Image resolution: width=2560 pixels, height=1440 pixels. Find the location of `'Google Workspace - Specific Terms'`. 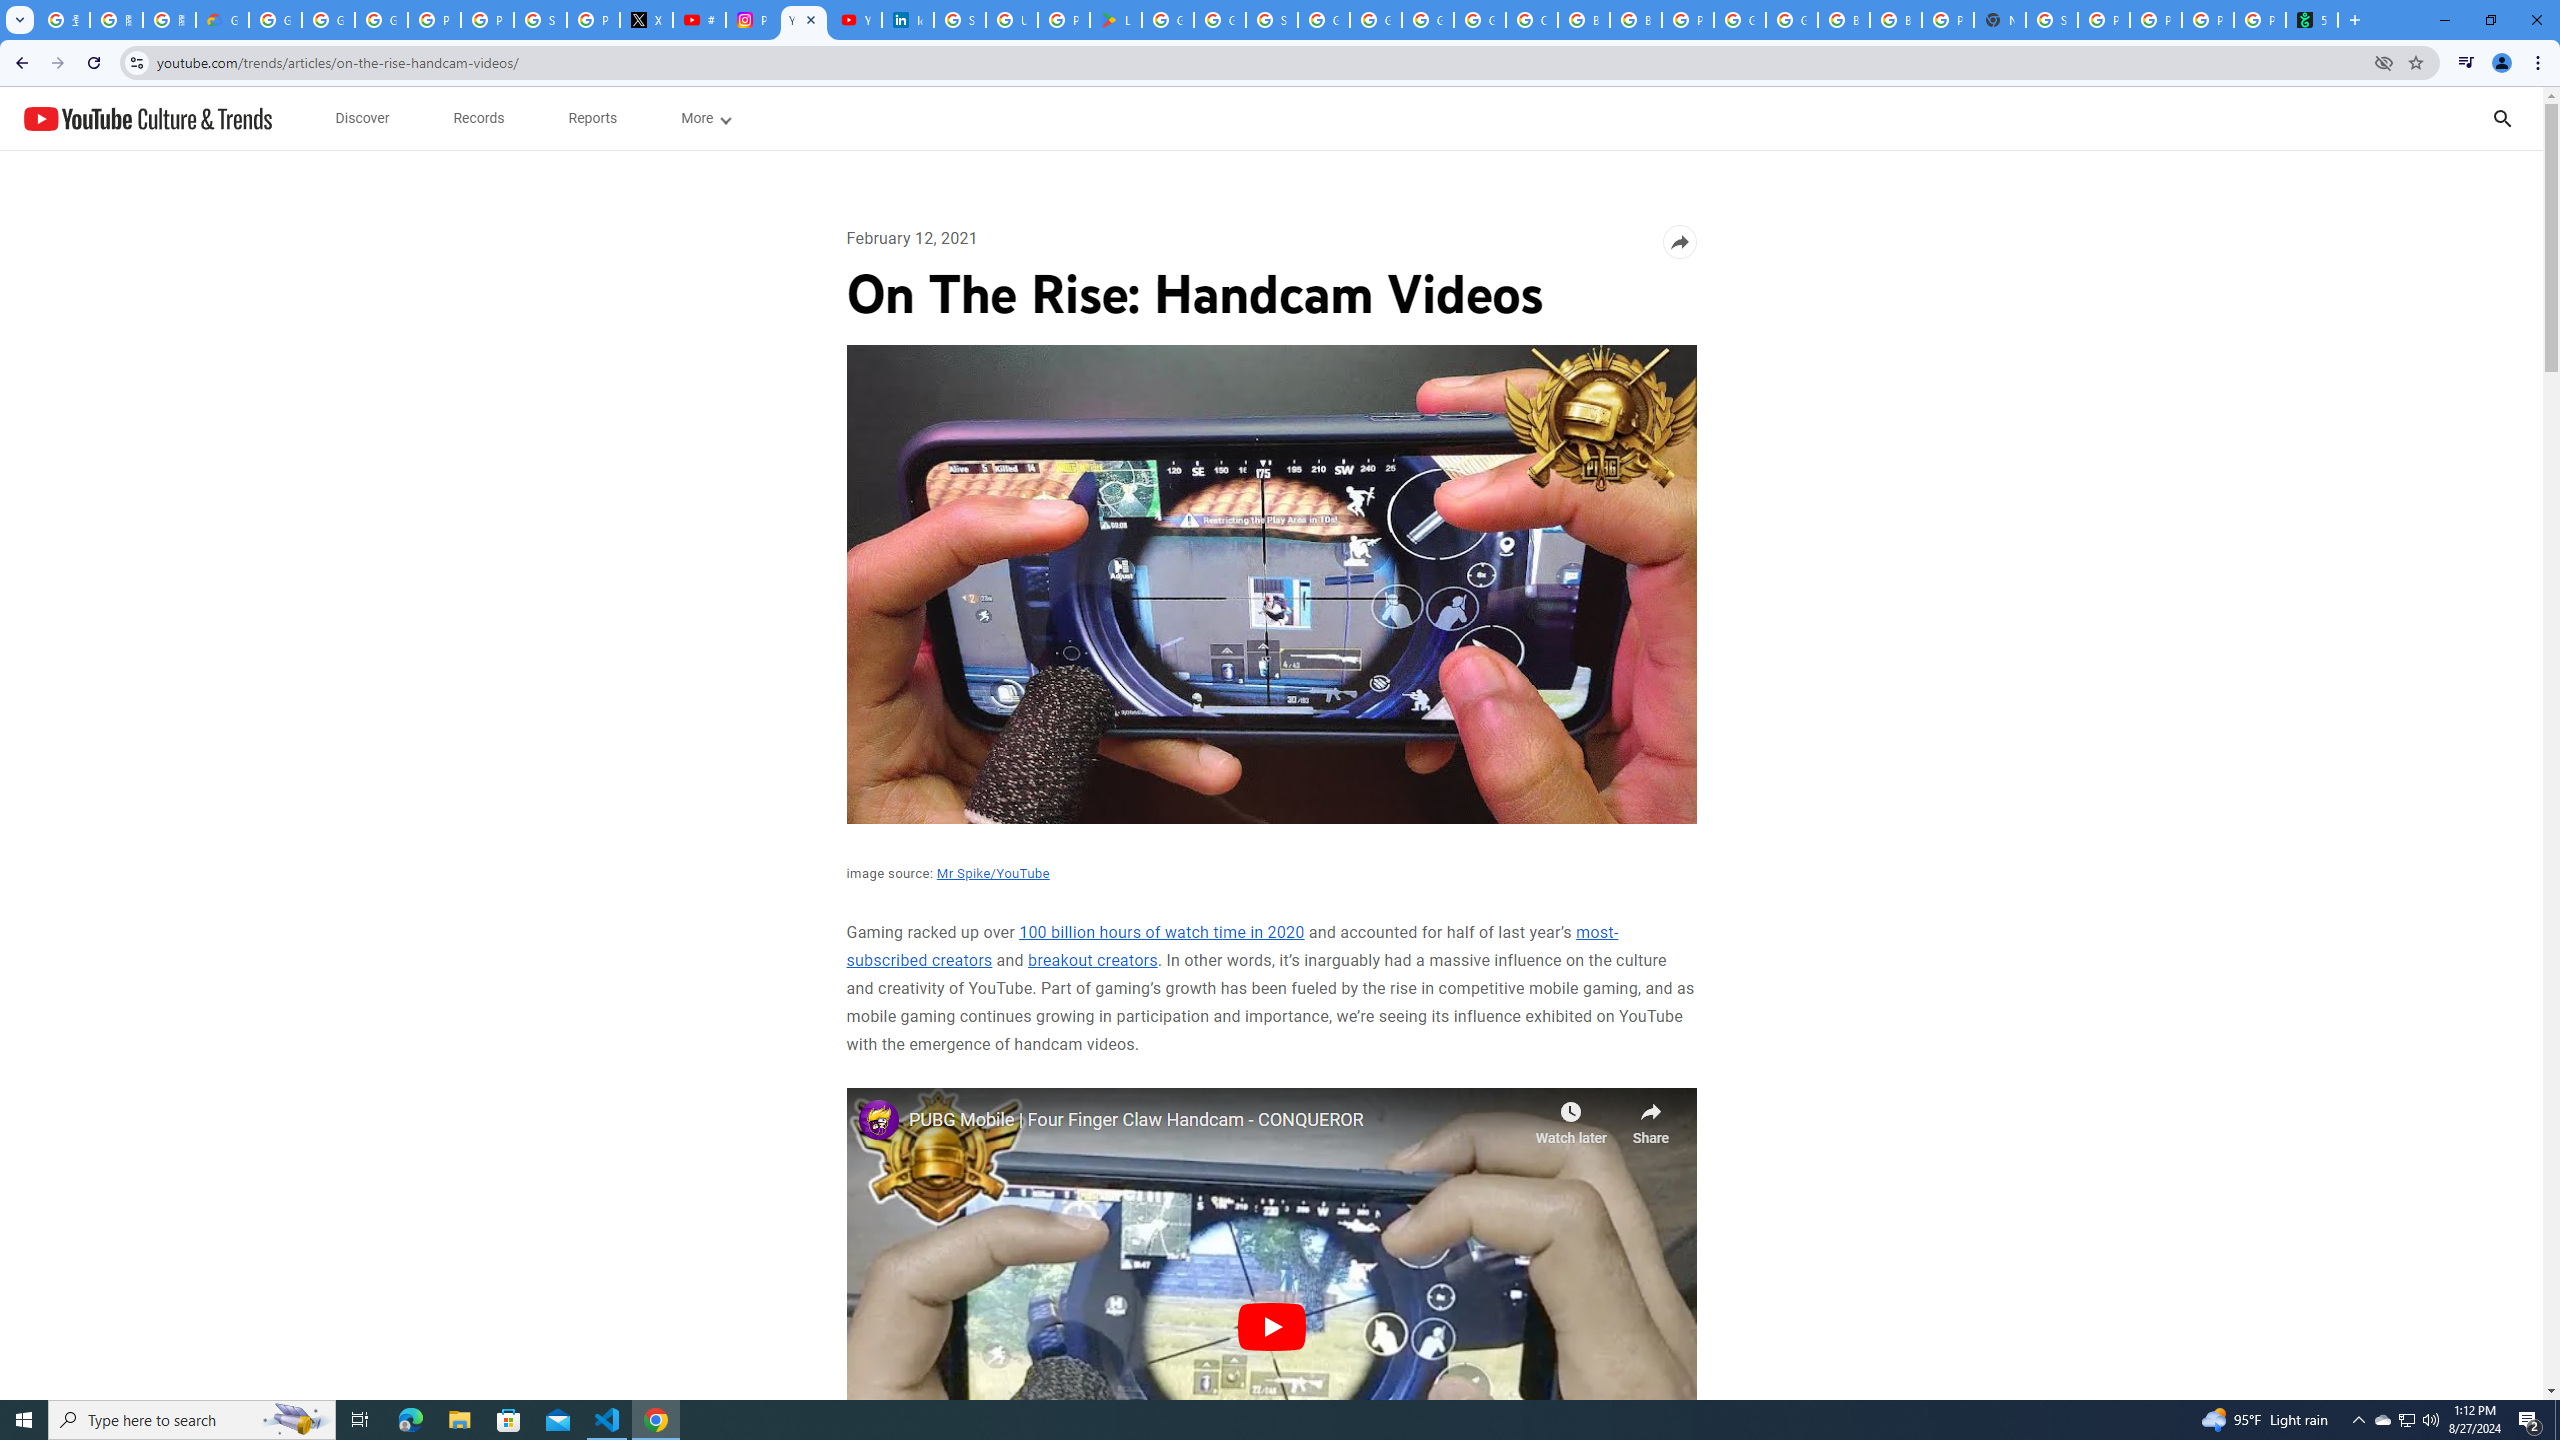

'Google Workspace - Specific Terms' is located at coordinates (1218, 19).